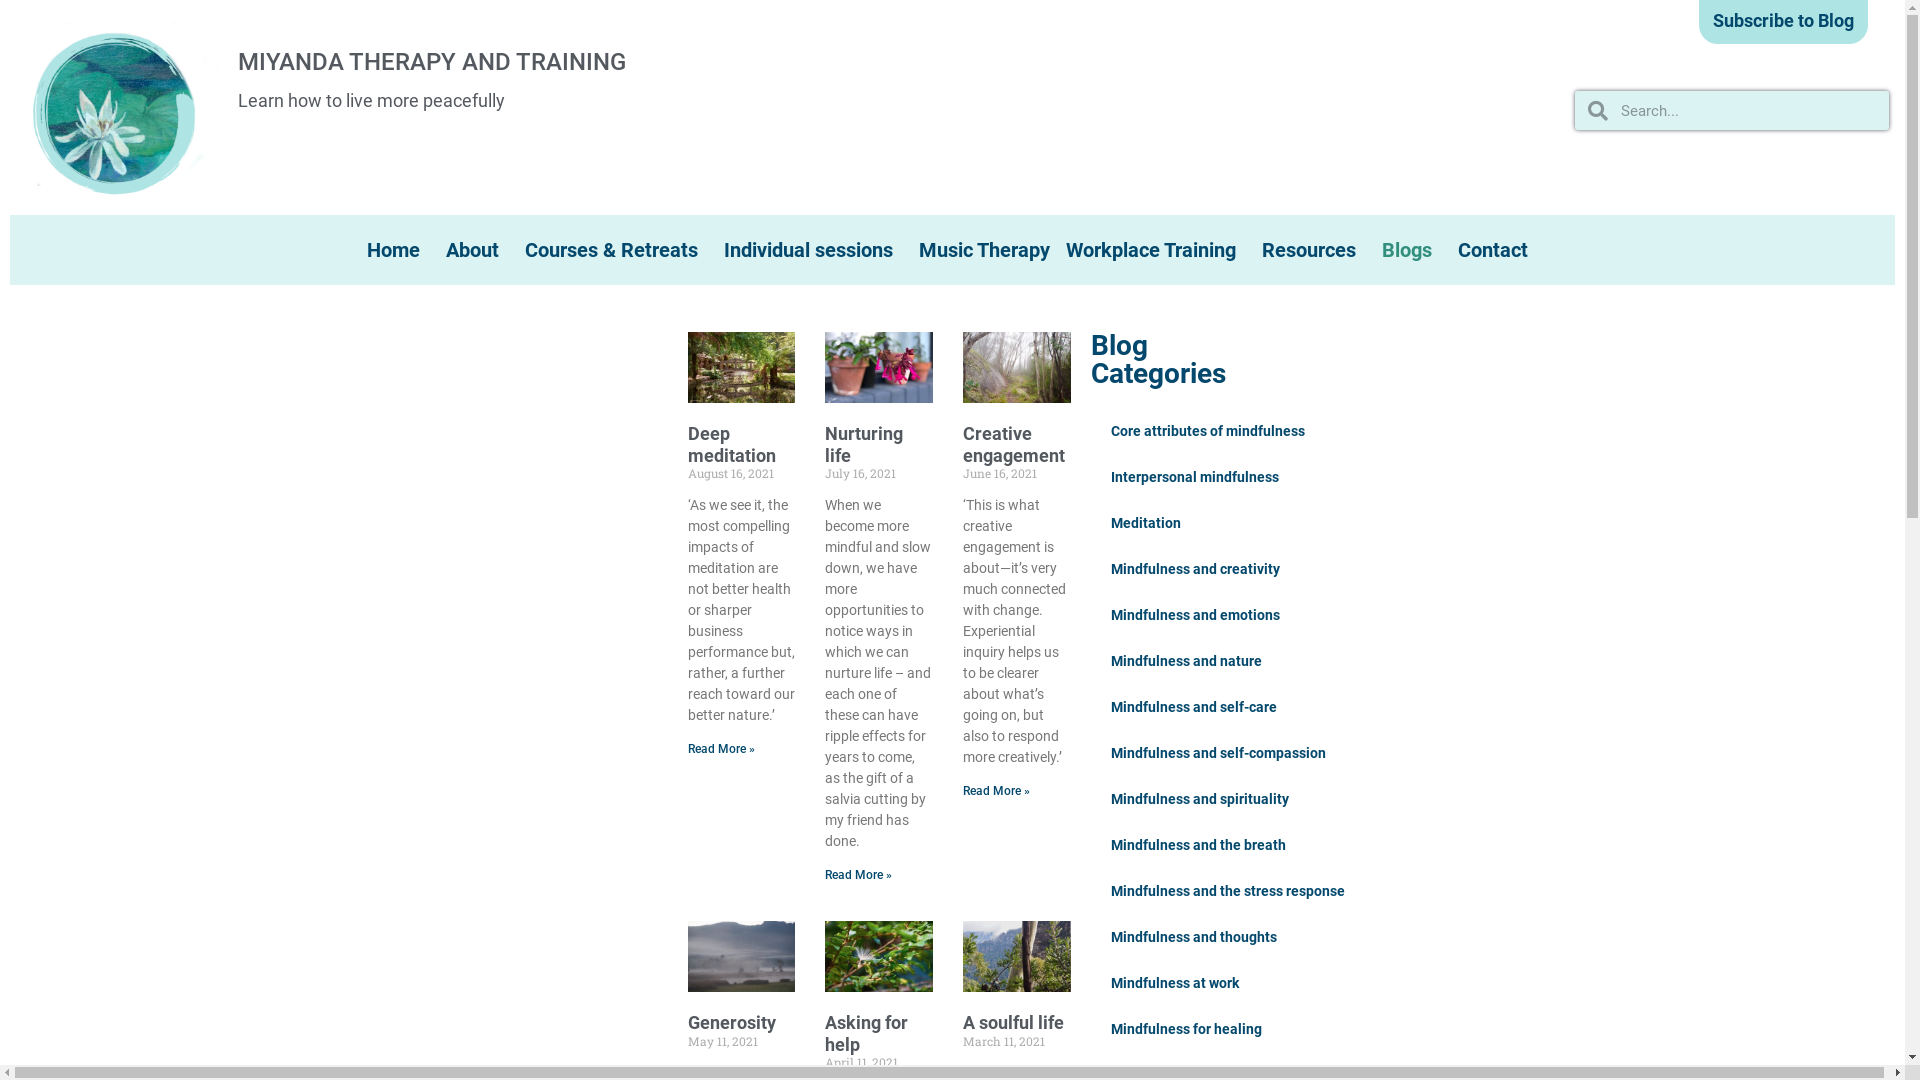  I want to click on 'Workplace Training', so click(1156, 249).